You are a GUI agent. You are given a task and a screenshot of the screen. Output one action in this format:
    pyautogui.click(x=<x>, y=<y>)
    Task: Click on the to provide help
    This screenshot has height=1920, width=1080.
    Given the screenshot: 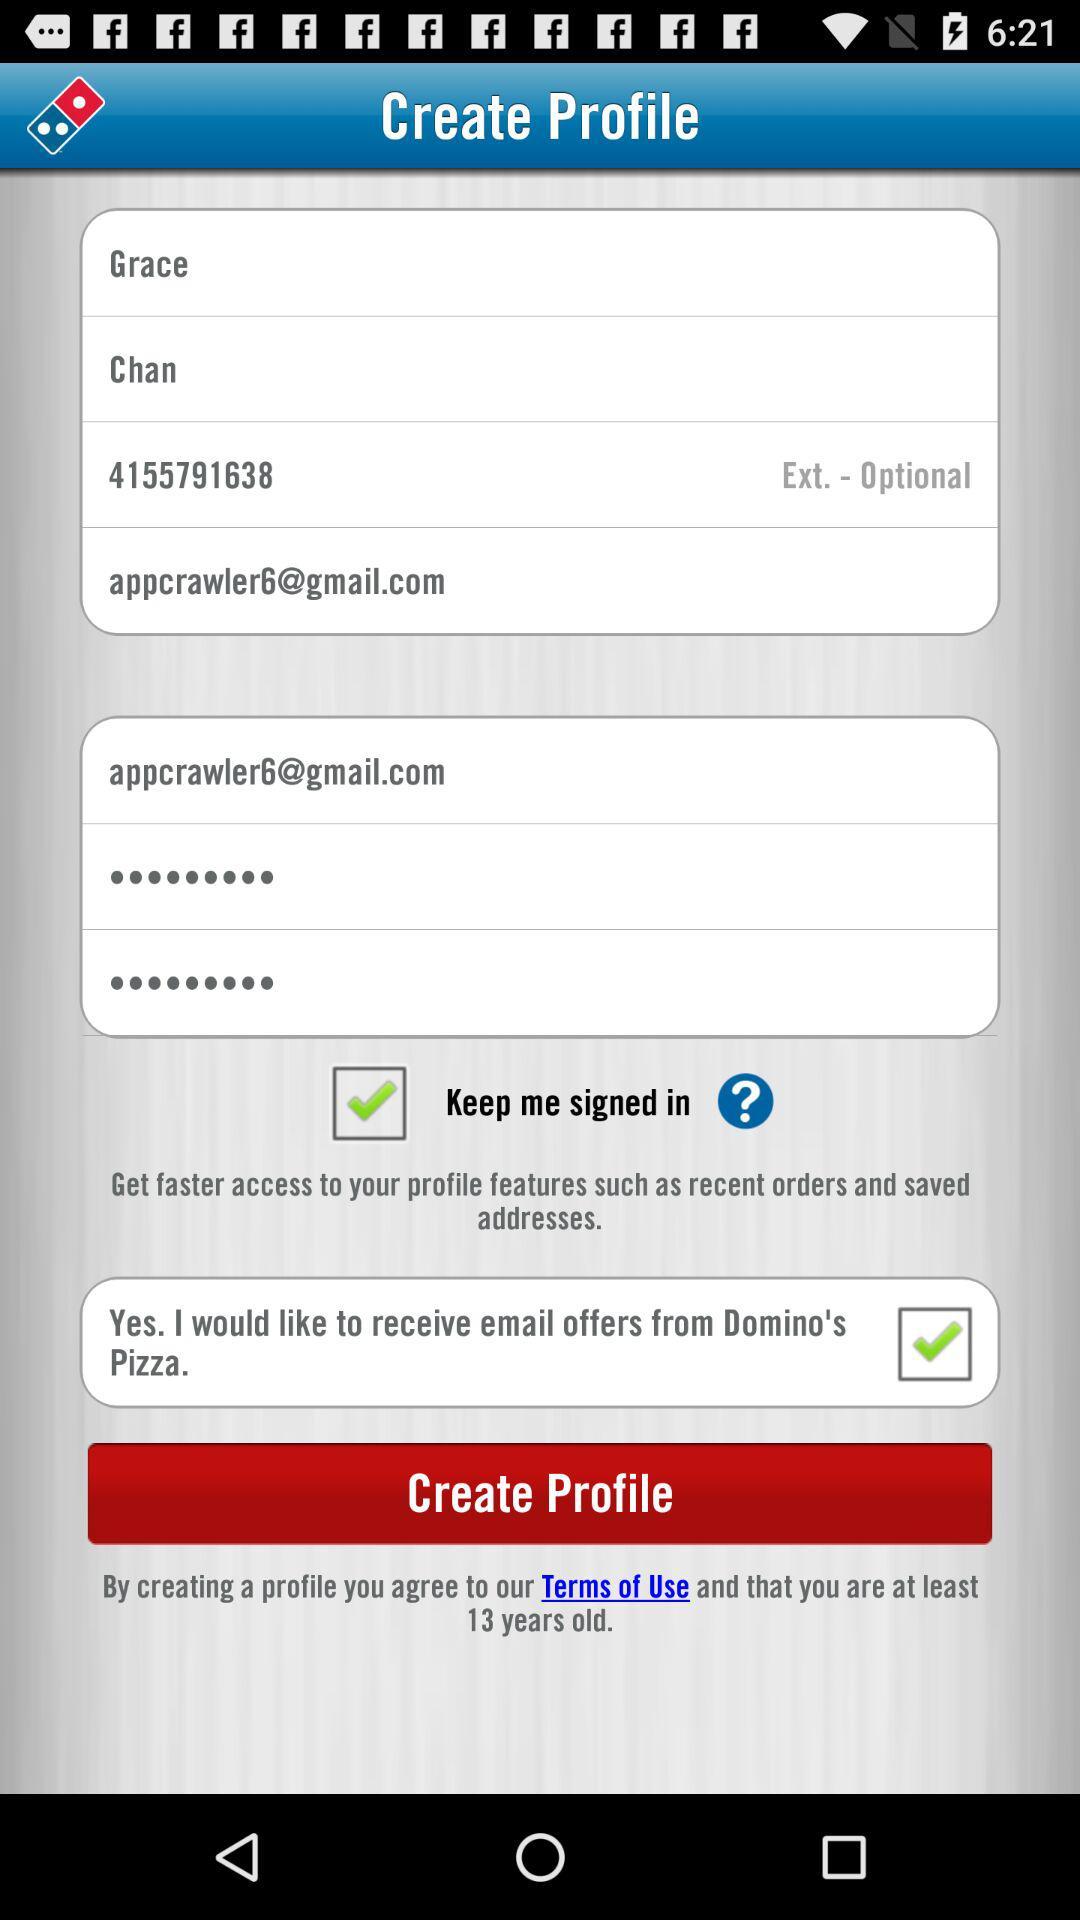 What is the action you would take?
    pyautogui.click(x=745, y=1100)
    